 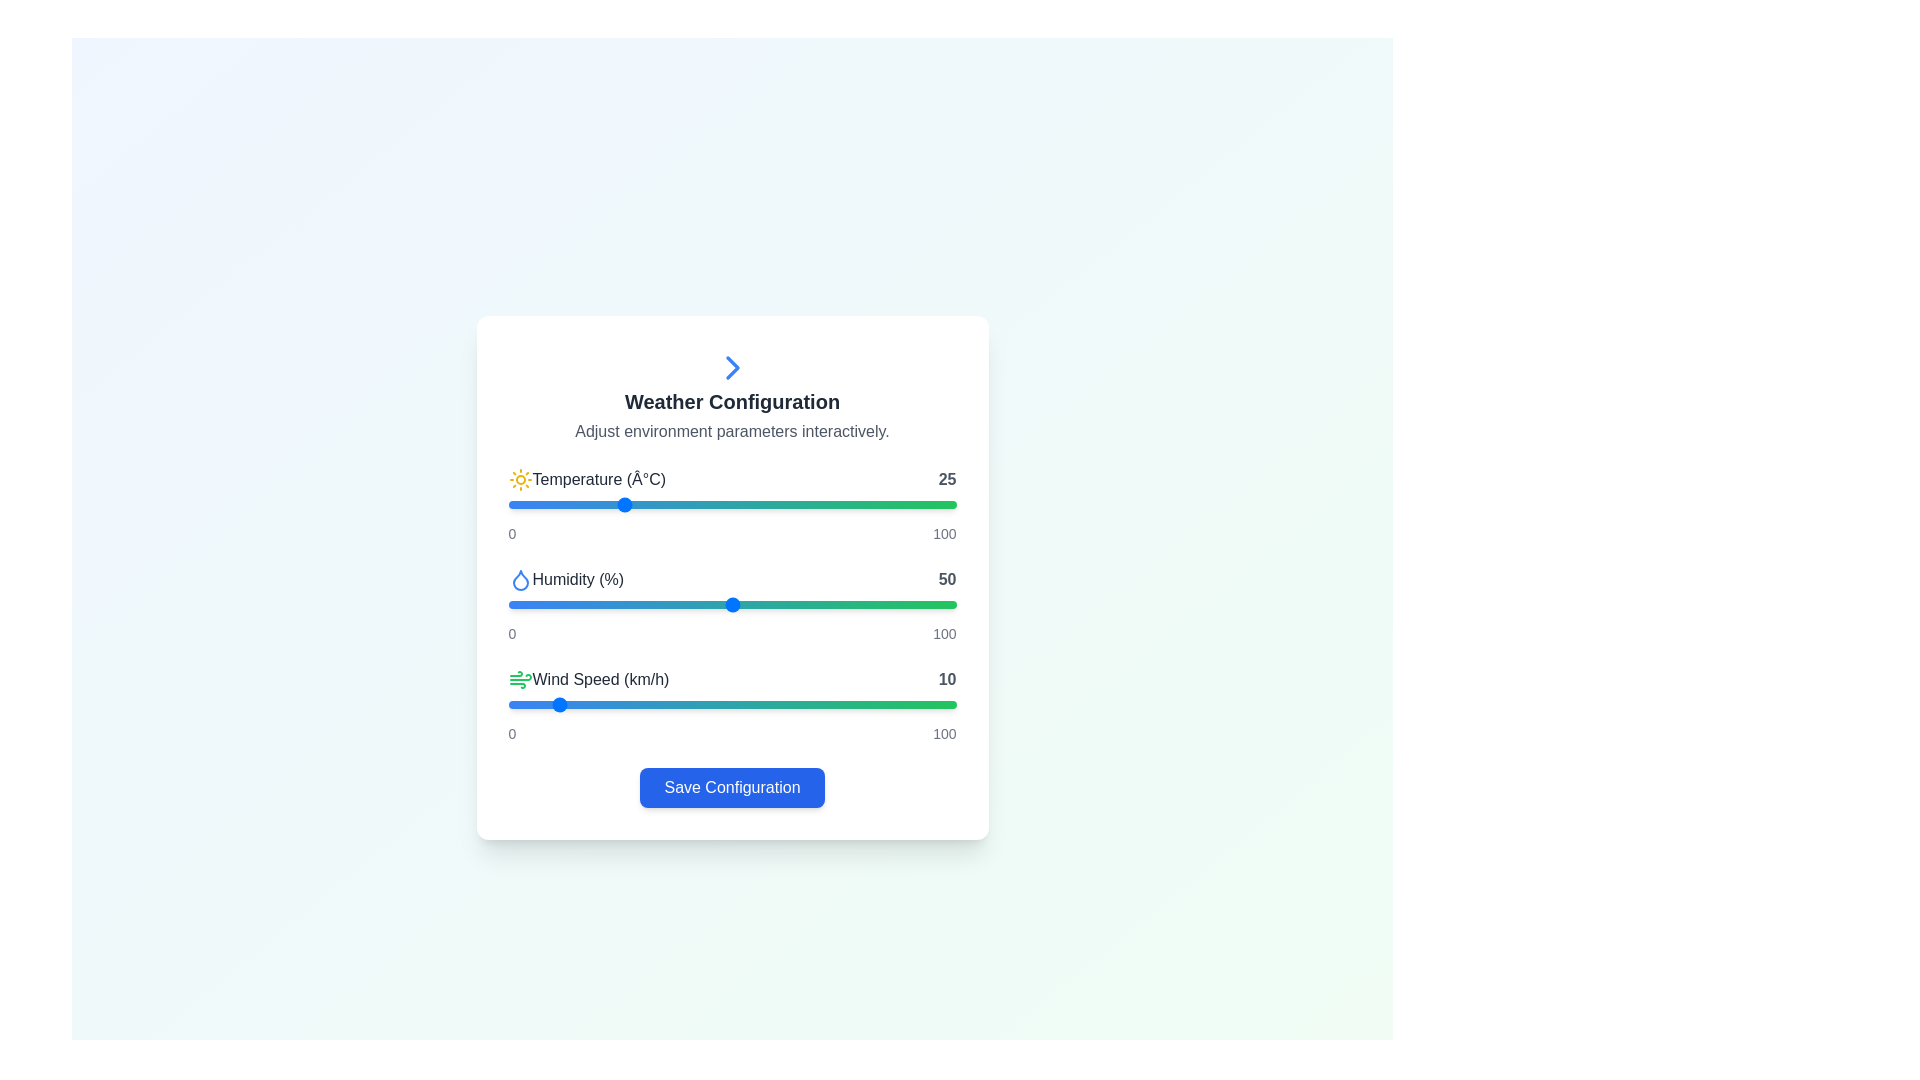 What do you see at coordinates (794, 504) in the screenshot?
I see `temperature` at bounding box center [794, 504].